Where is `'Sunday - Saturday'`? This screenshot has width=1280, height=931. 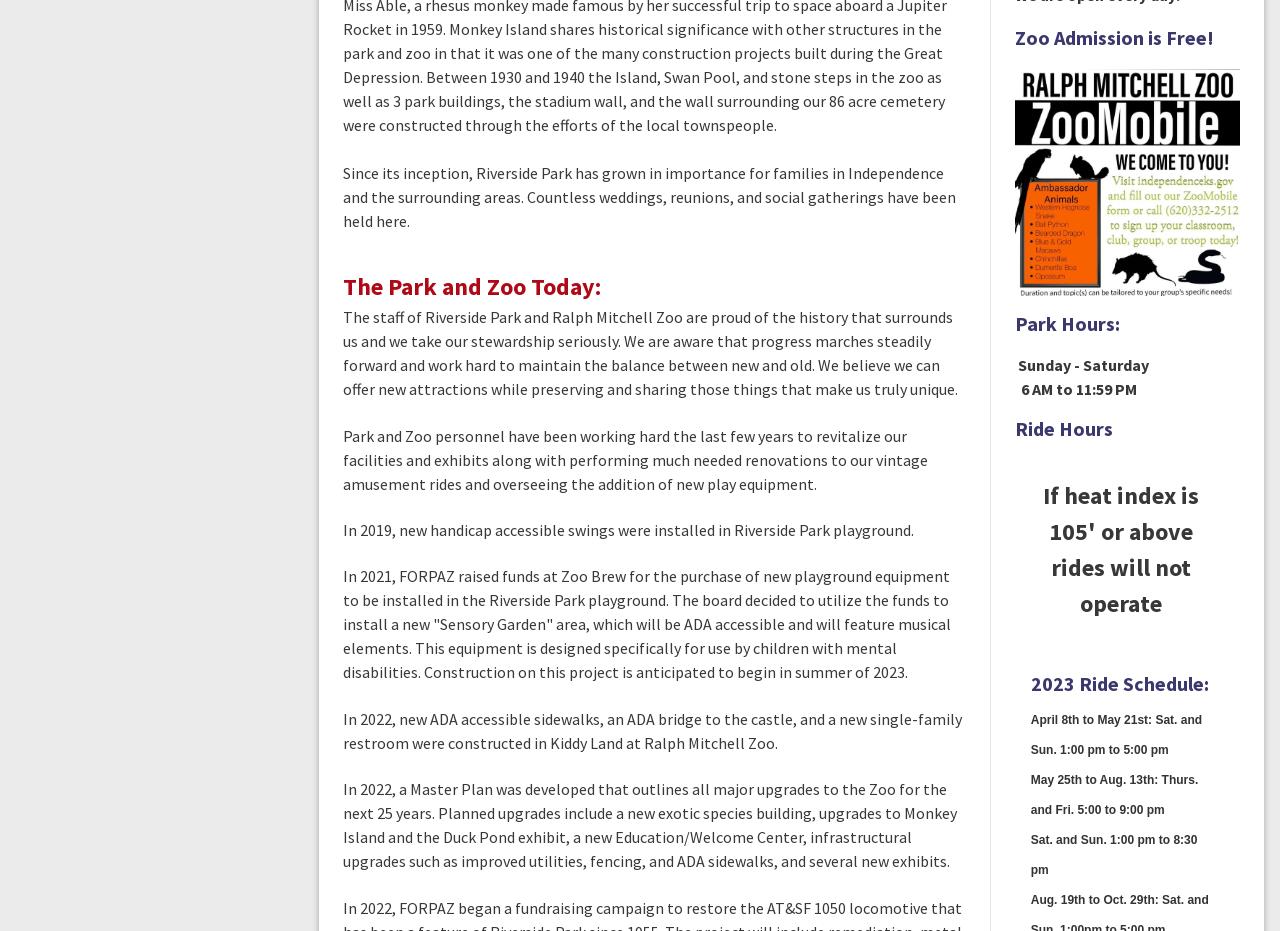
'Sunday - Saturday' is located at coordinates (1079, 364).